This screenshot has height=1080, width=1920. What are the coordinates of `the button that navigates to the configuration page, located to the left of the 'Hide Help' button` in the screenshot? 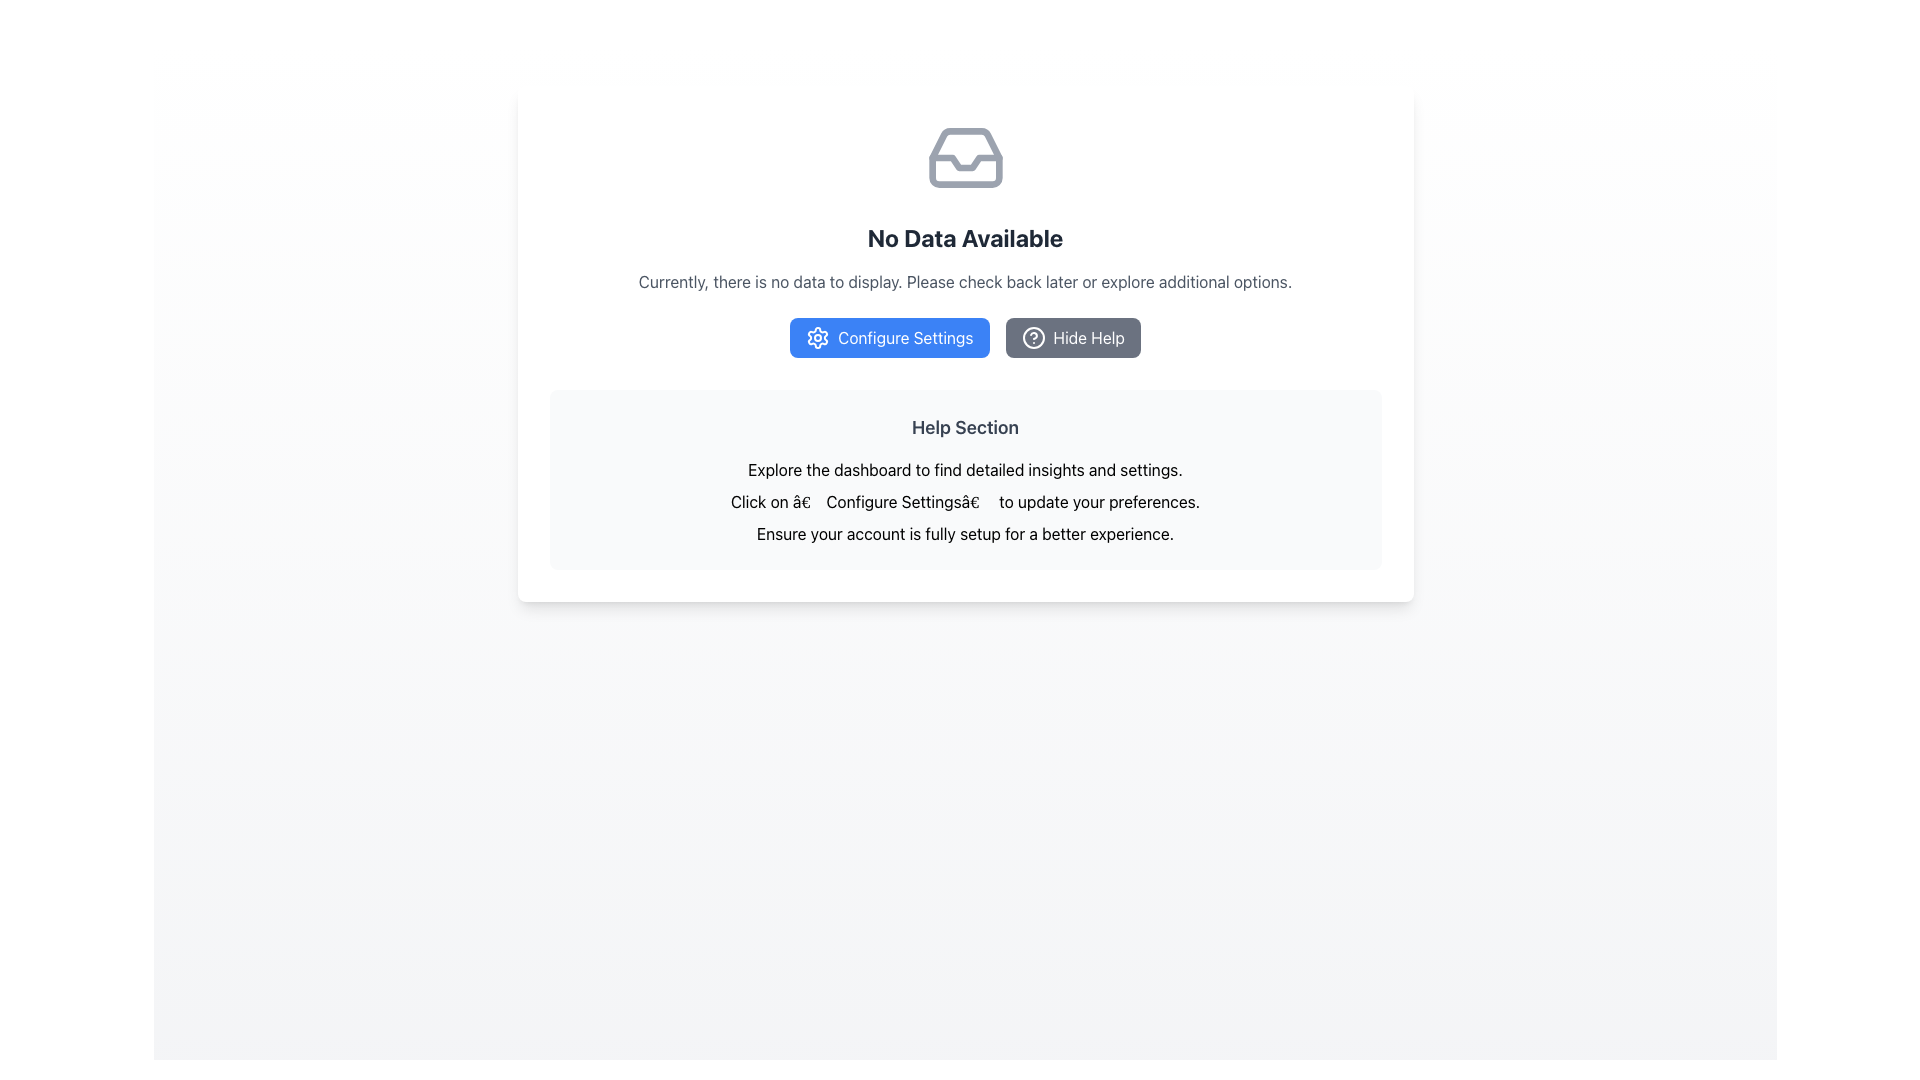 It's located at (965, 342).